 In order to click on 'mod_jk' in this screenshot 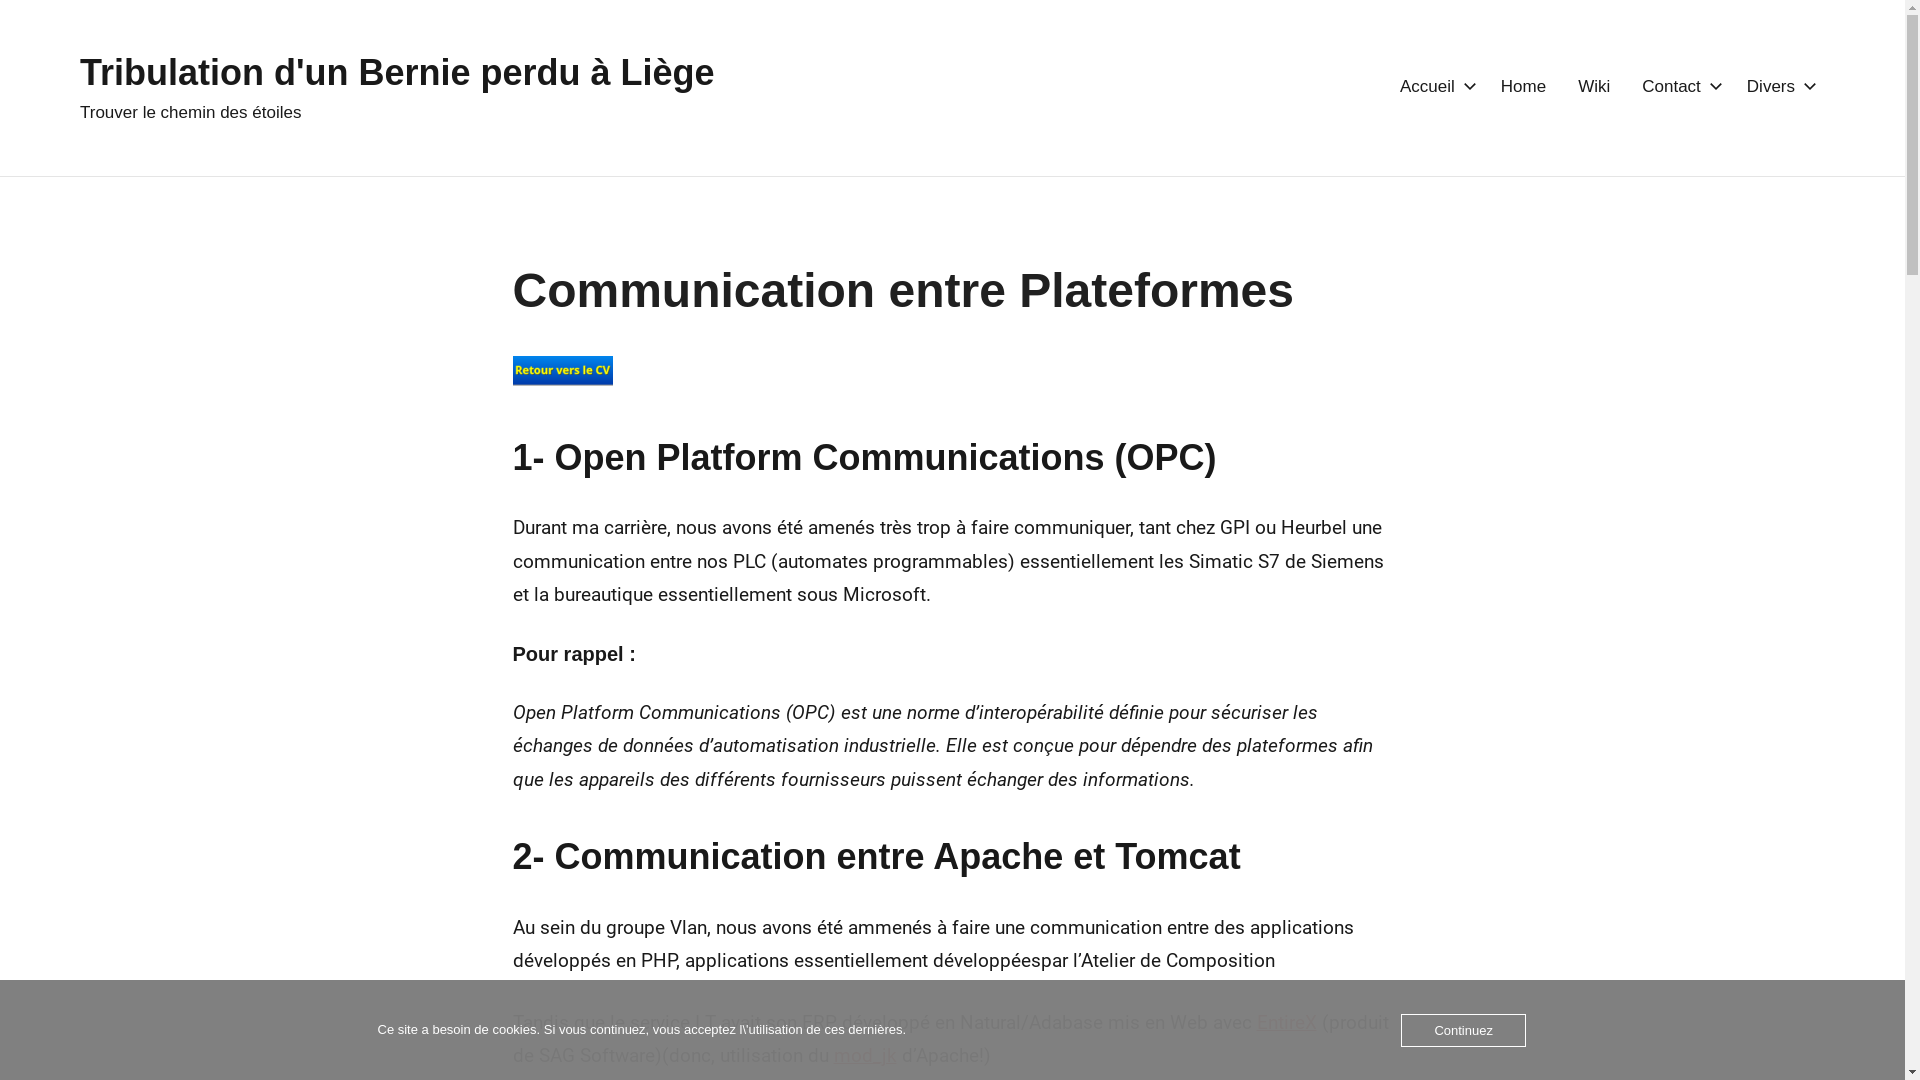, I will do `click(865, 1054)`.